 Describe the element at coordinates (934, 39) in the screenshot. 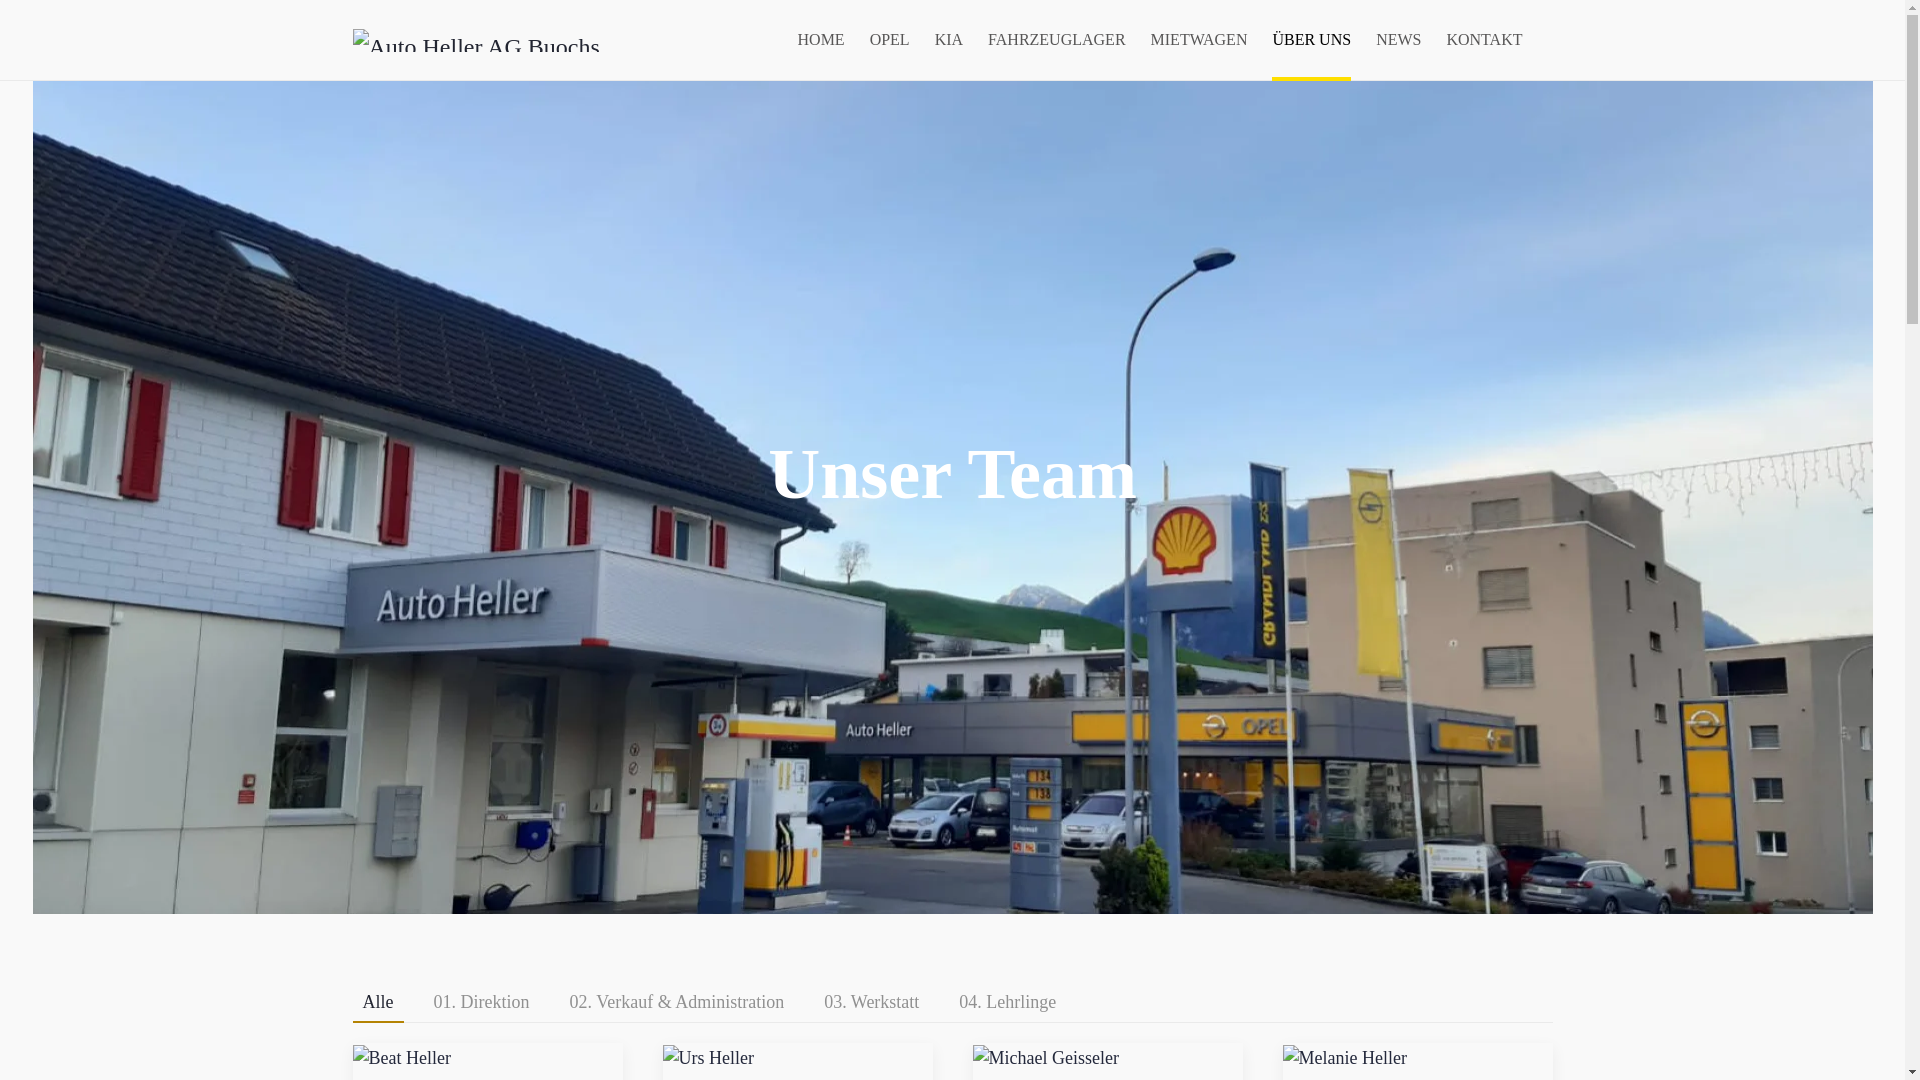

I see `'KIA'` at that location.